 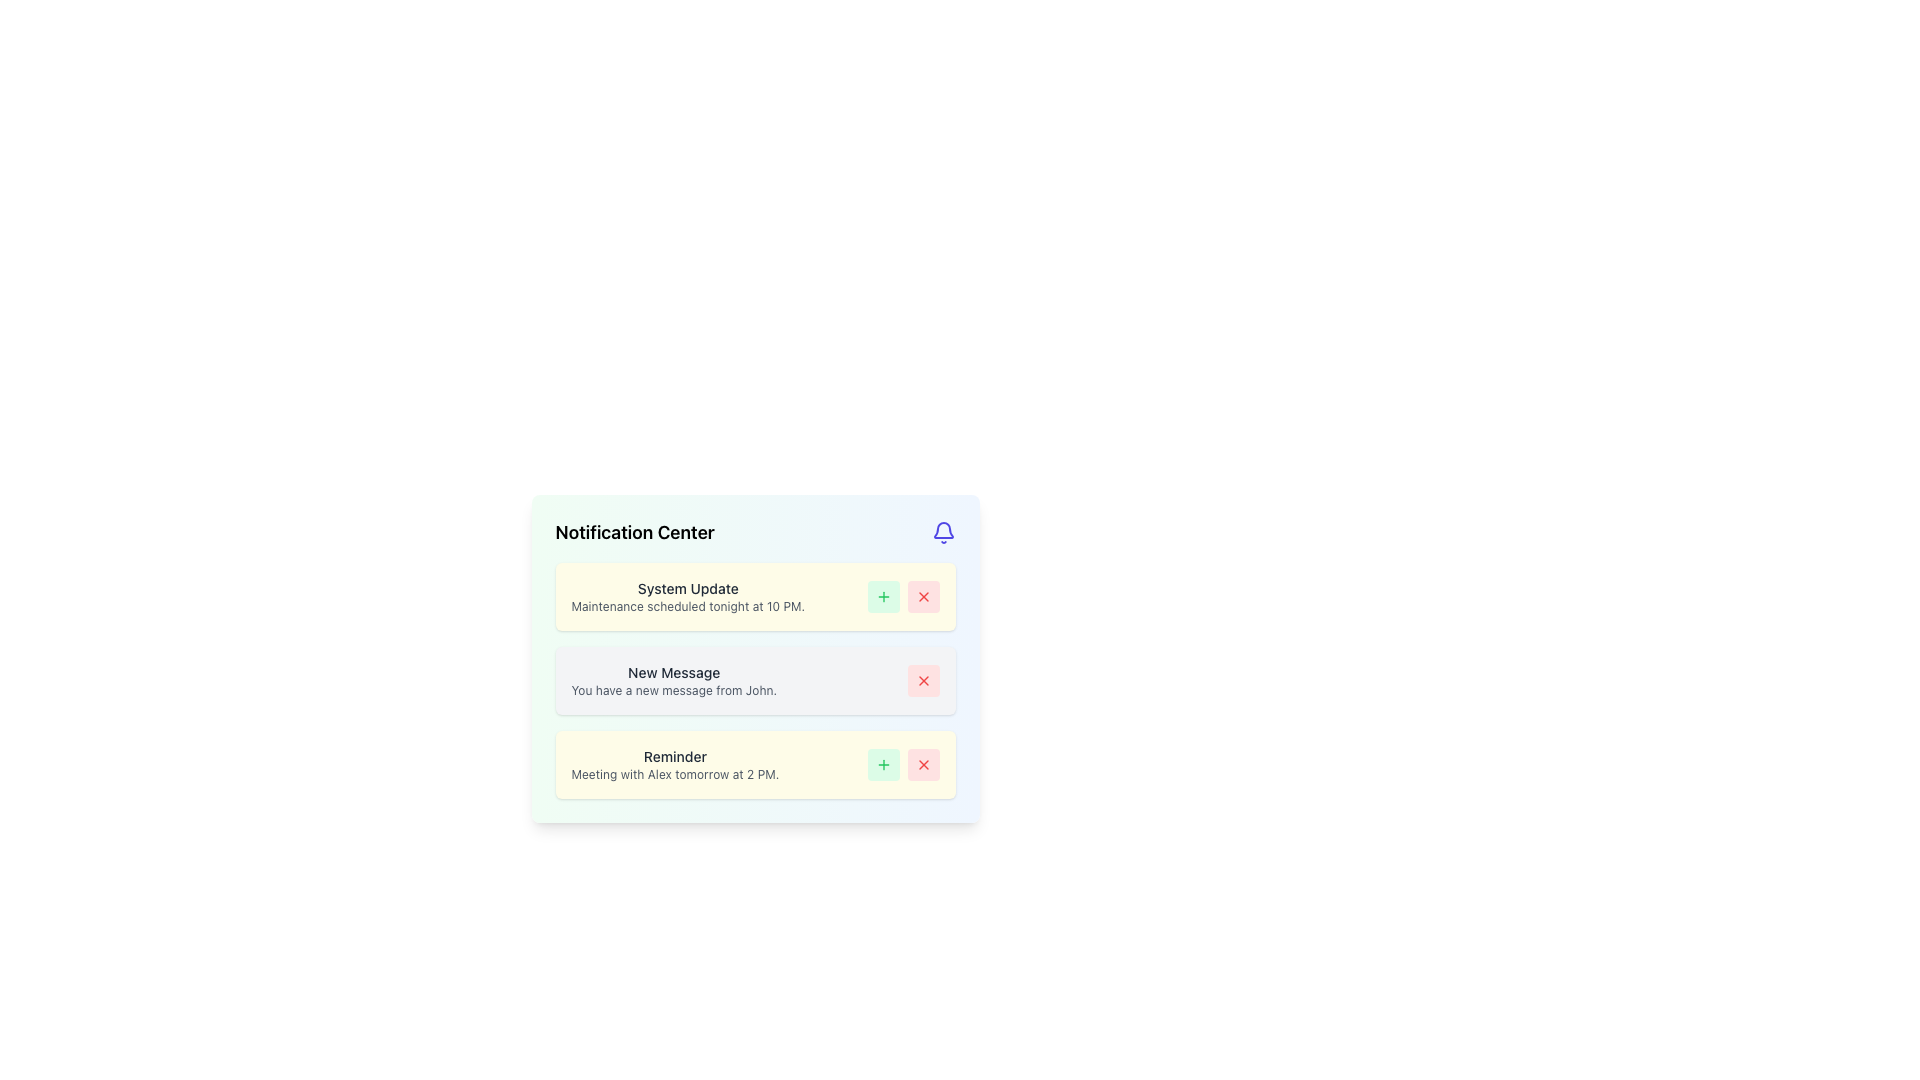 What do you see at coordinates (688, 596) in the screenshot?
I see `the static informational text titled 'System Update' that displays the message 'Maintenance scheduled tonight at 10 PM' within the notification center` at bounding box center [688, 596].